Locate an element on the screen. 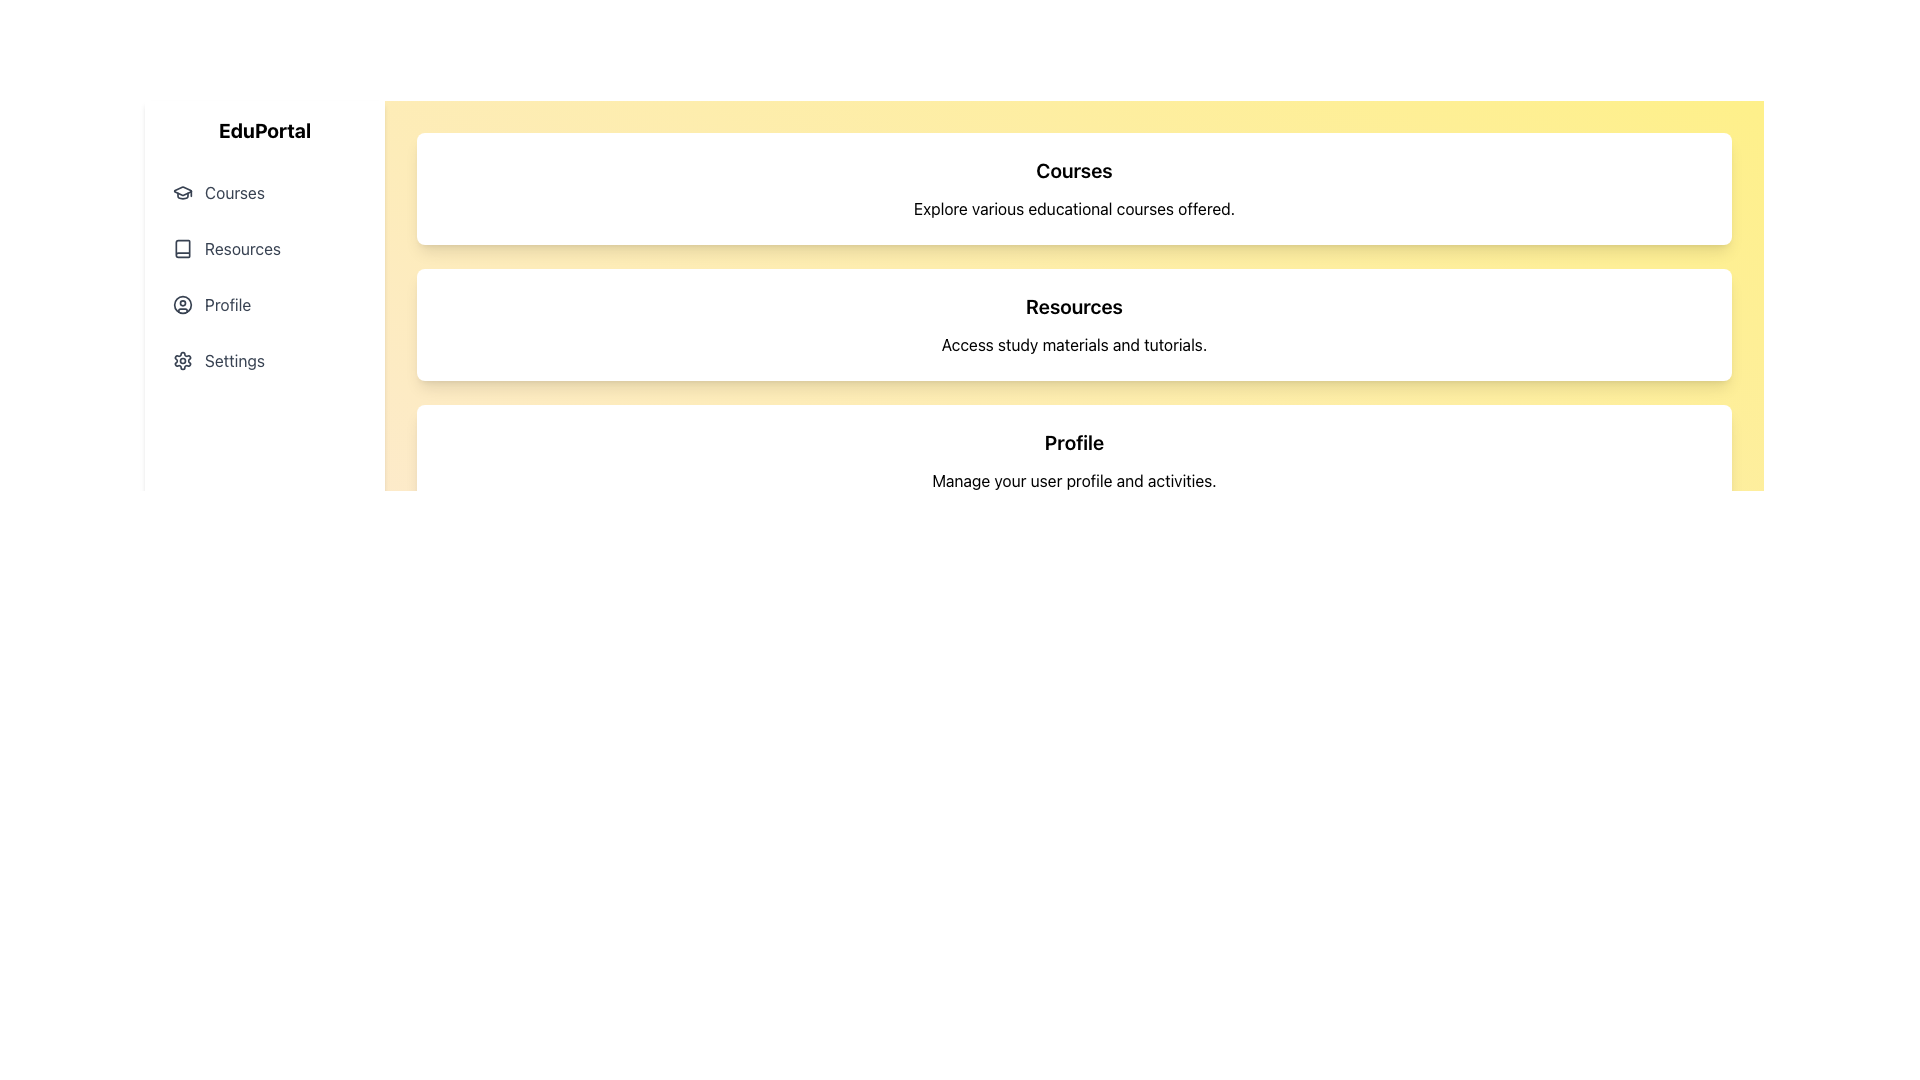  the Header text labeled 'Courses' which indicates the section's contents related to educational courses is located at coordinates (1073, 169).